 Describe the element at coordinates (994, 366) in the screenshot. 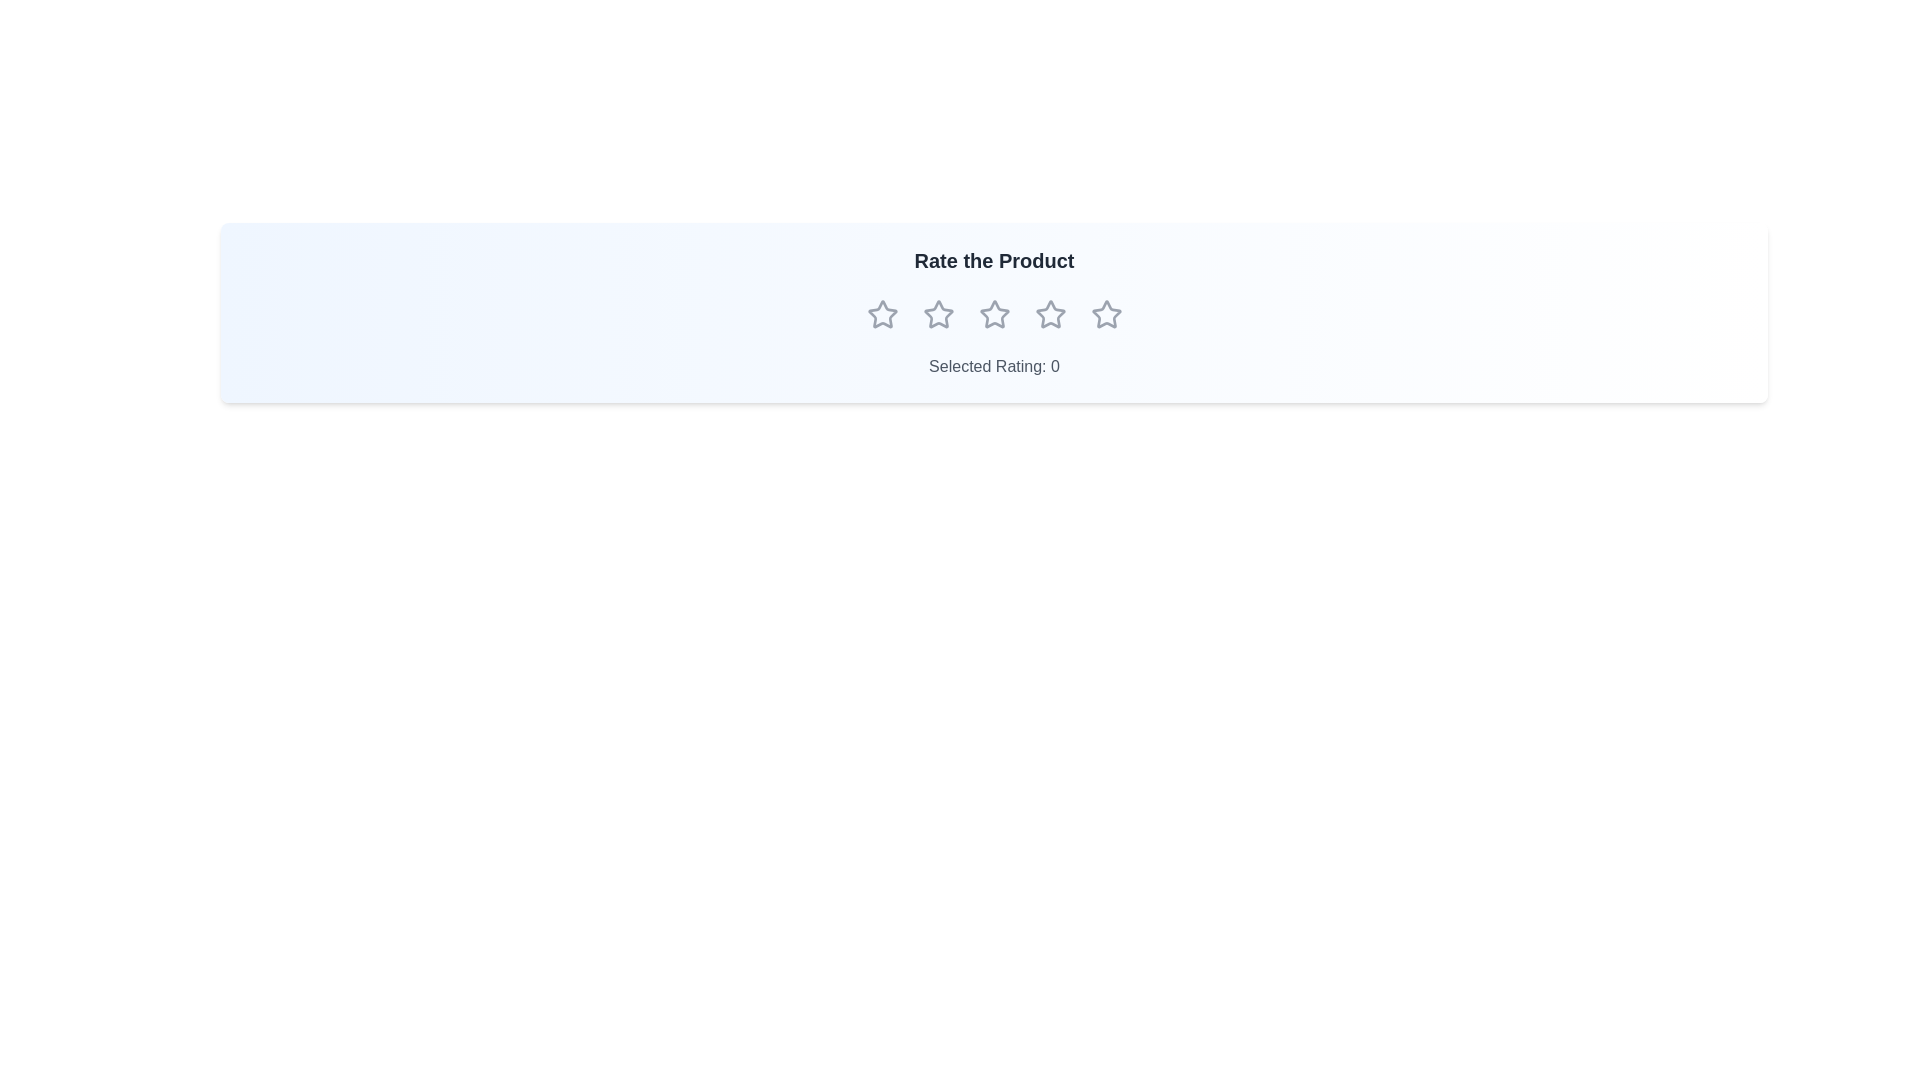

I see `the text label displaying 'Selected Rating: 0', which is styled in gray and located below the interactive star icons in the rating section` at that location.